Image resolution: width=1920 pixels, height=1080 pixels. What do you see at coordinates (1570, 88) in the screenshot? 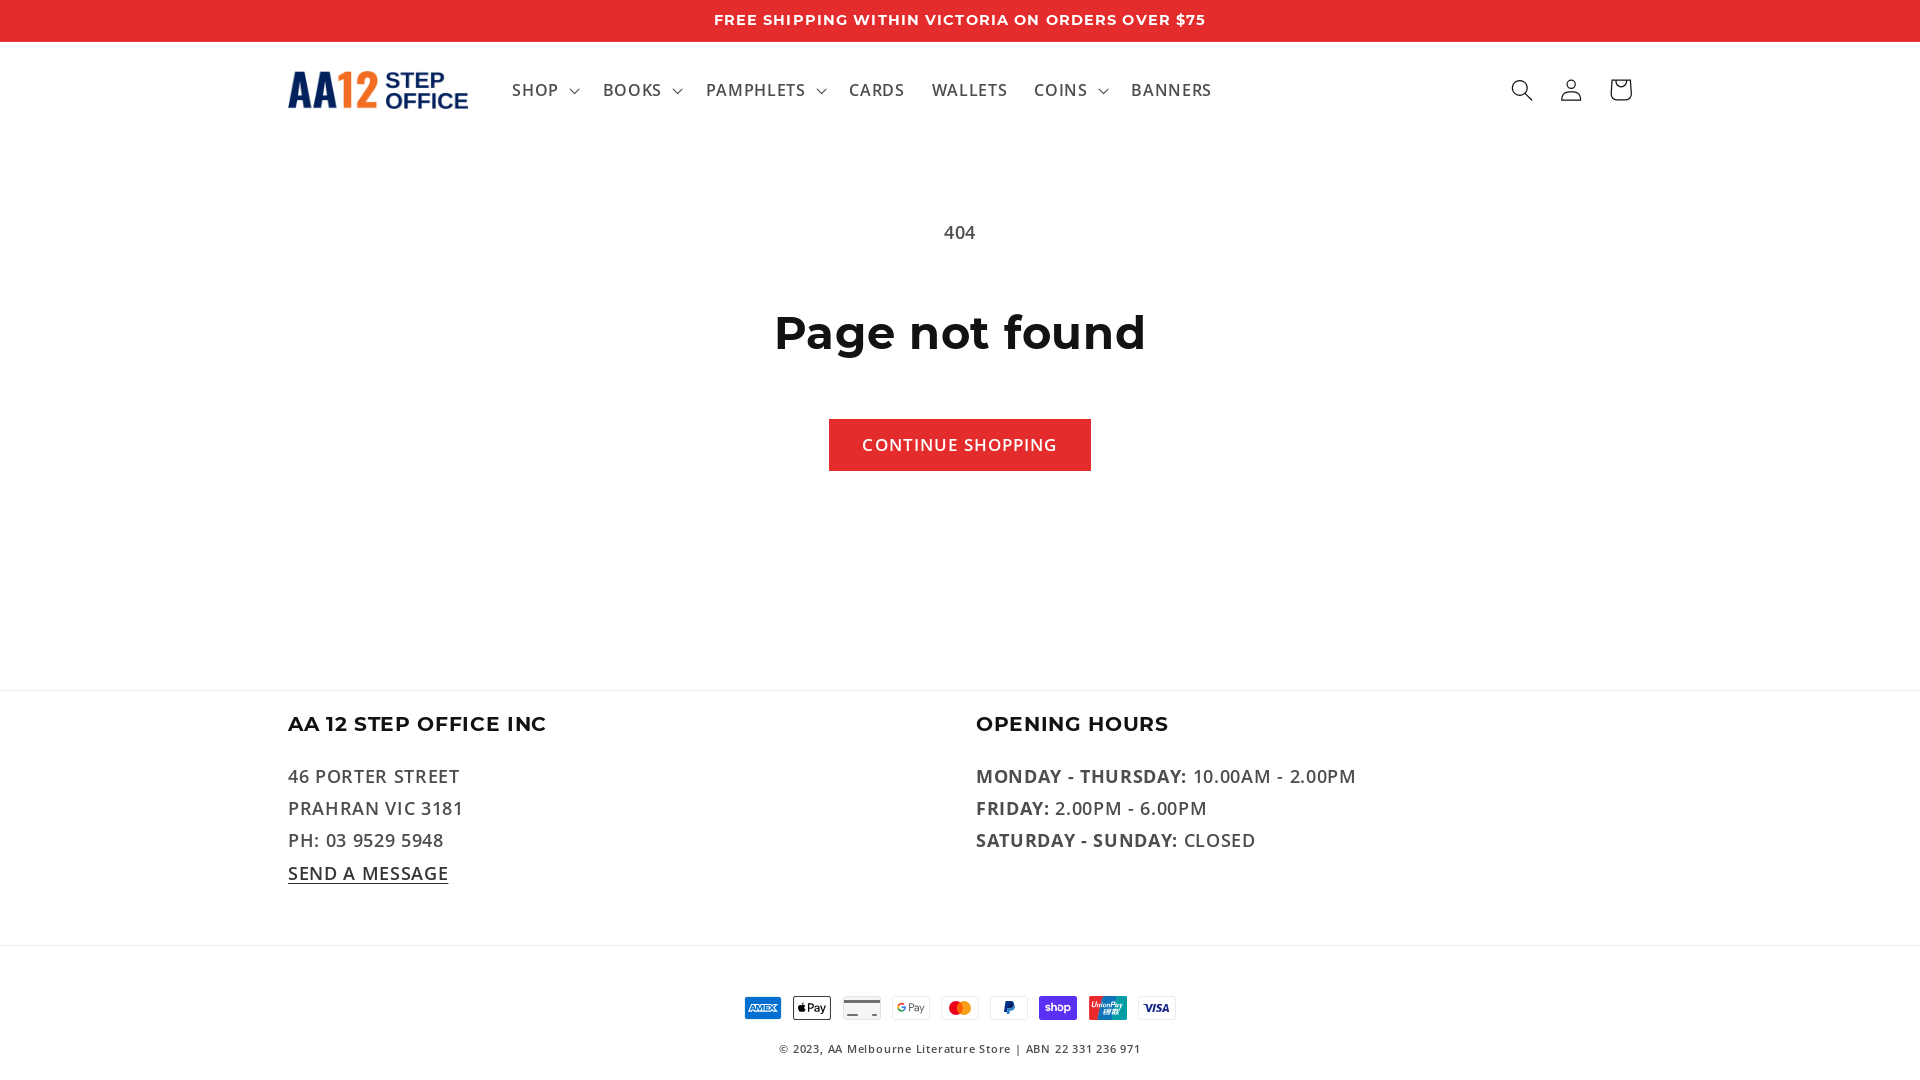
I see `'Log in'` at bounding box center [1570, 88].